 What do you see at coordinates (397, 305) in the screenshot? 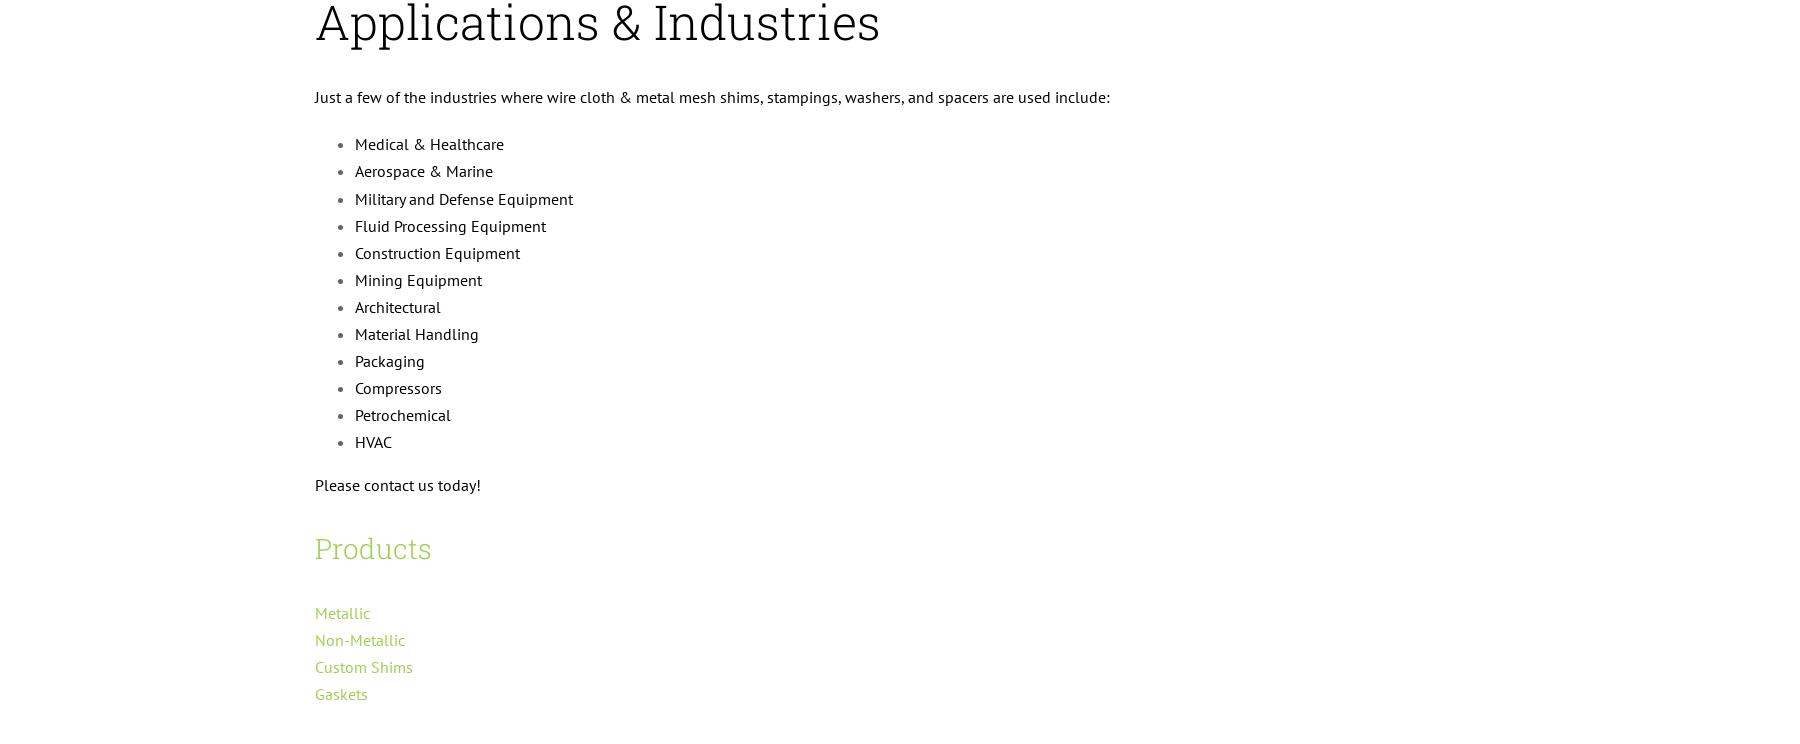
I see `'Architectural'` at bounding box center [397, 305].